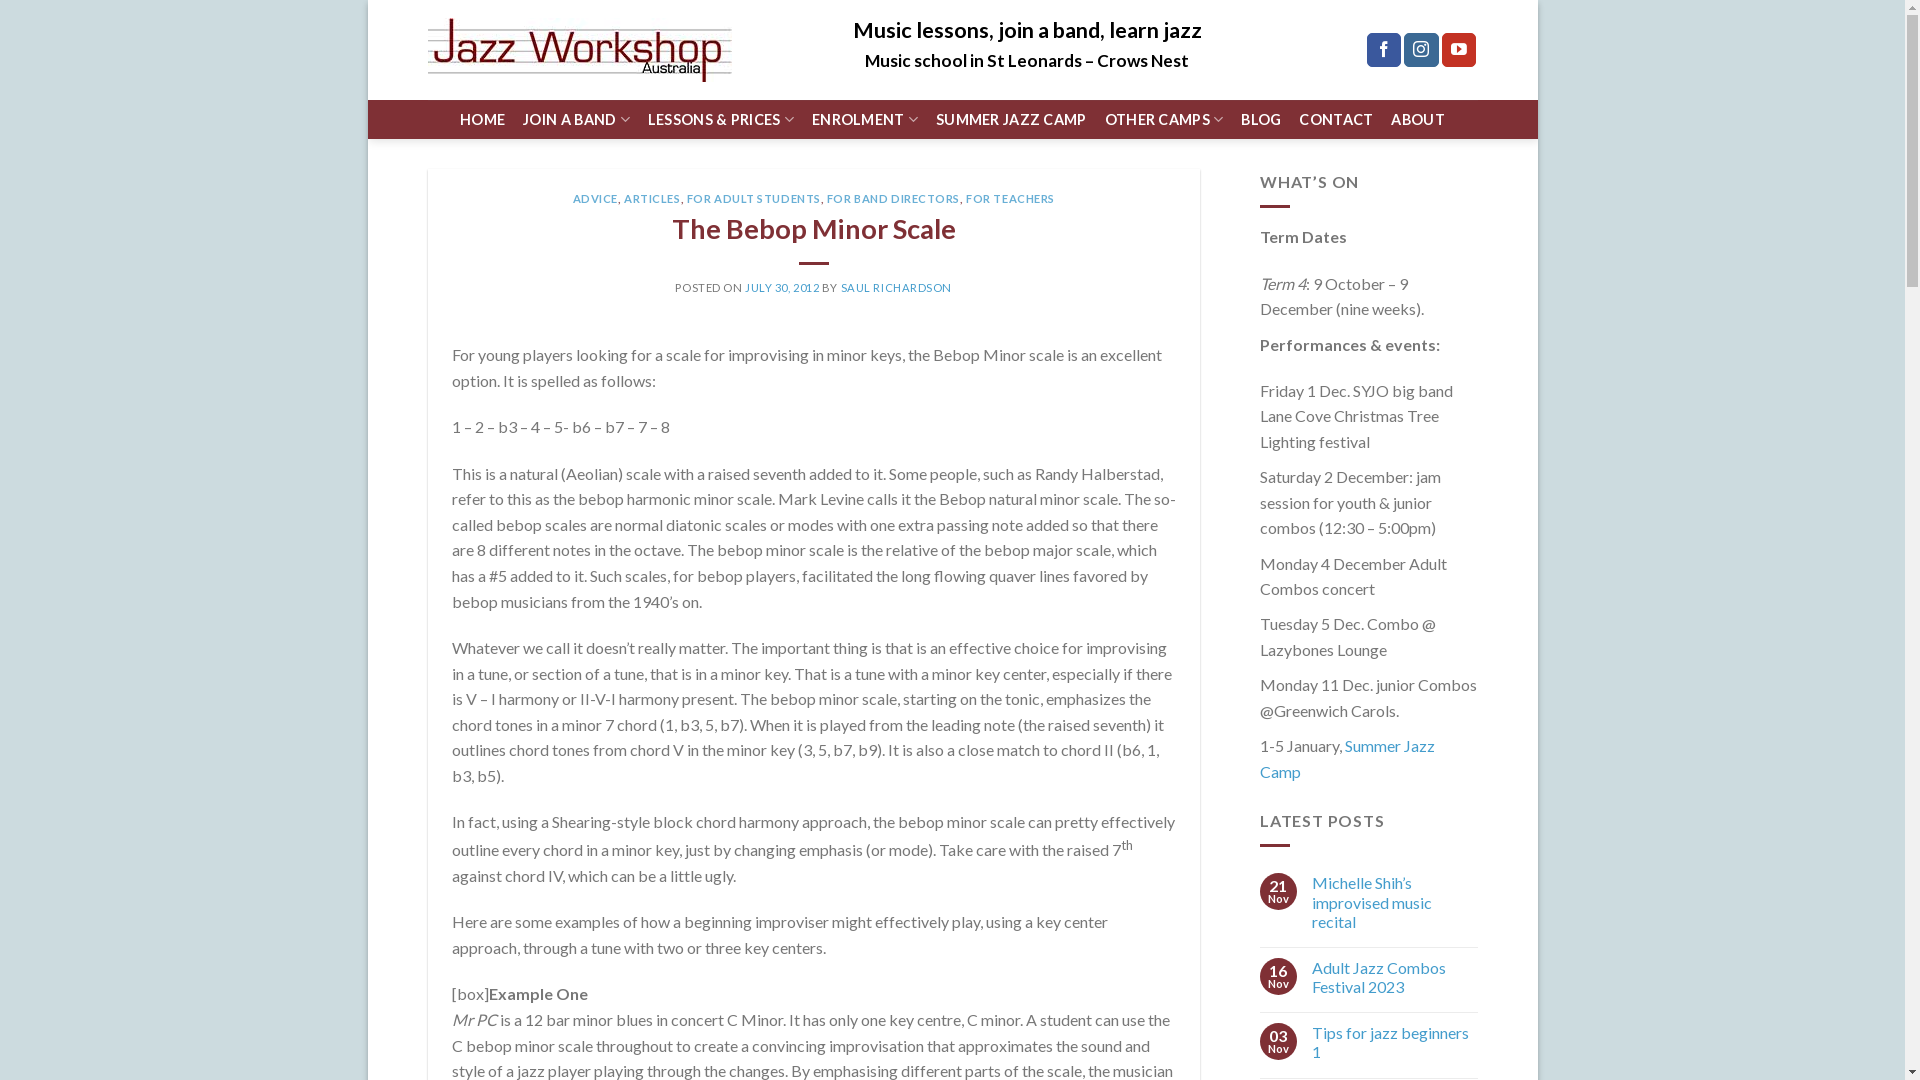 The image size is (1920, 1080). Describe the element at coordinates (482, 119) in the screenshot. I see `'HOME'` at that location.